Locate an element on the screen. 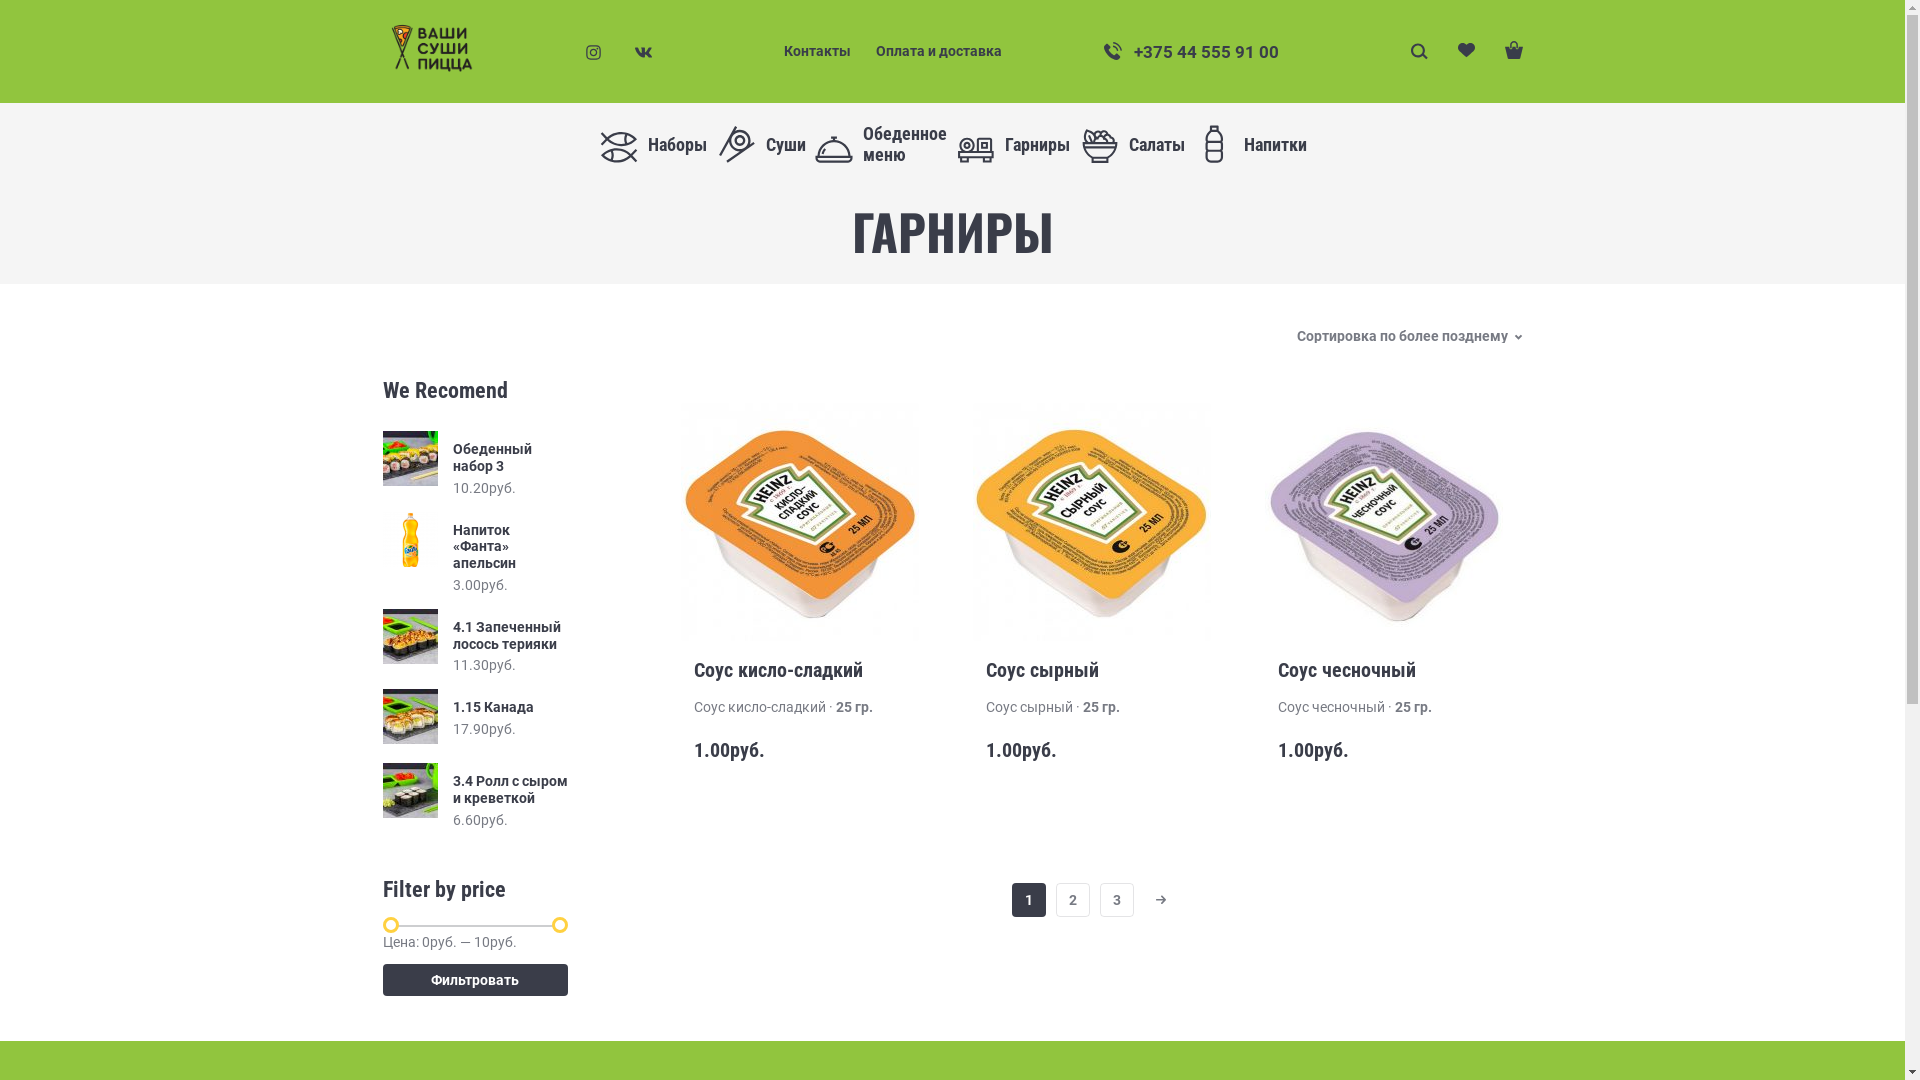  '3' is located at coordinates (1116, 898).